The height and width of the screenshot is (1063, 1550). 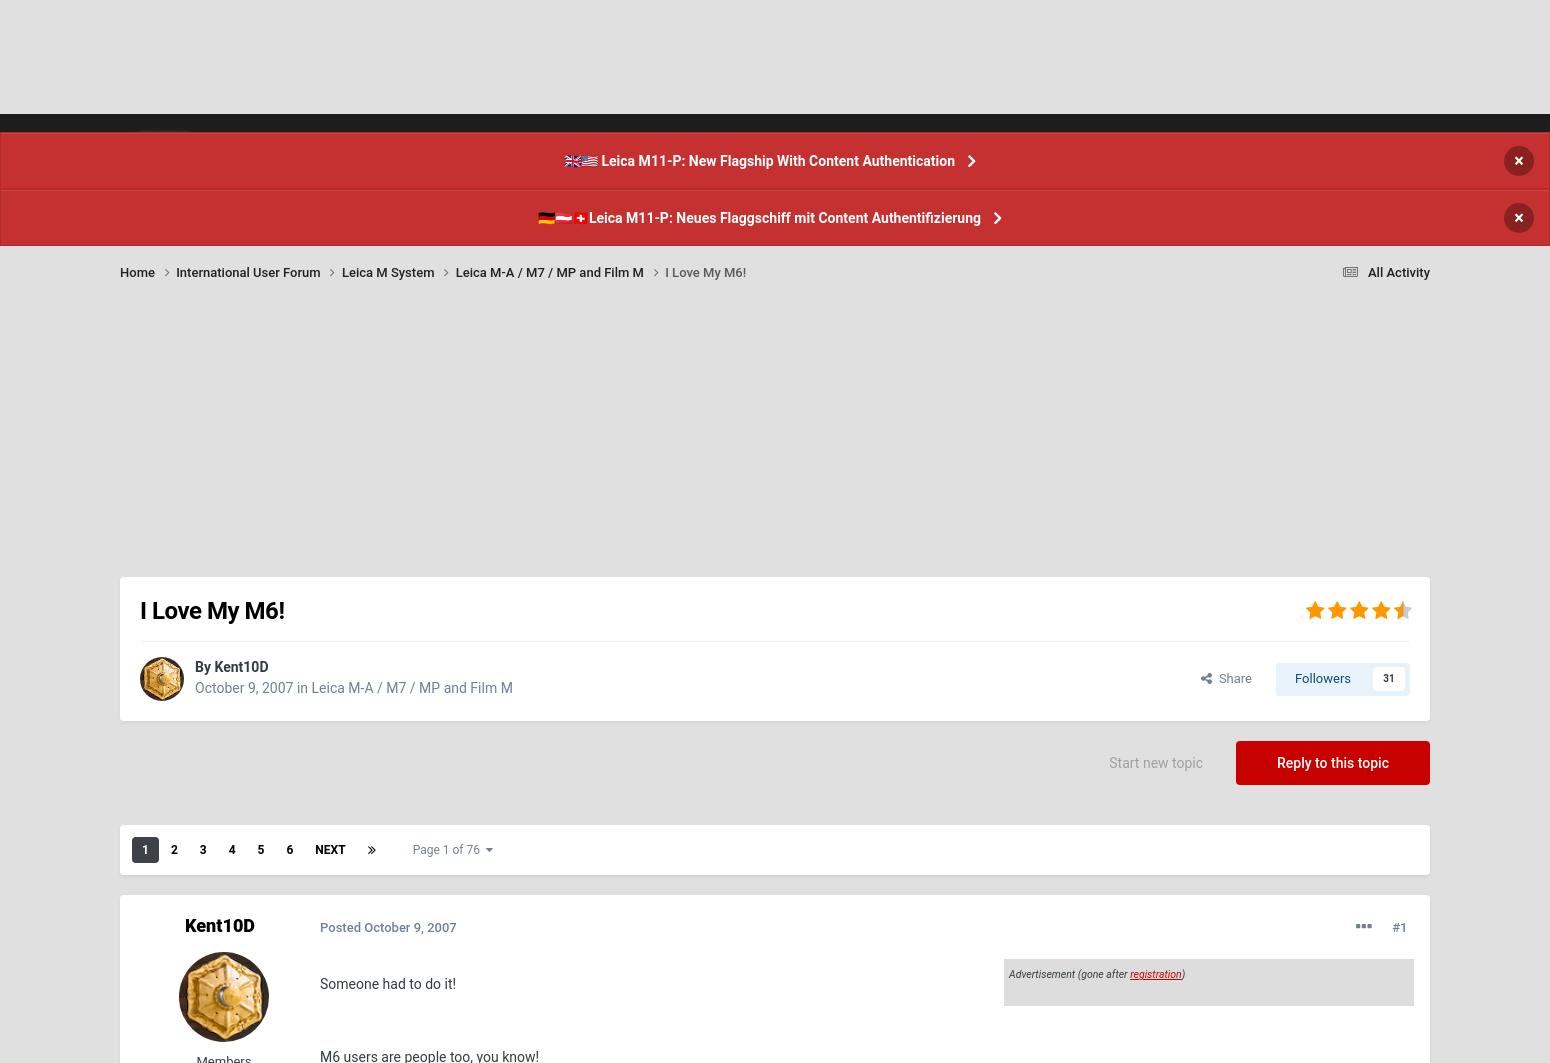 I want to click on 'Kent10D', so click(x=218, y=358).